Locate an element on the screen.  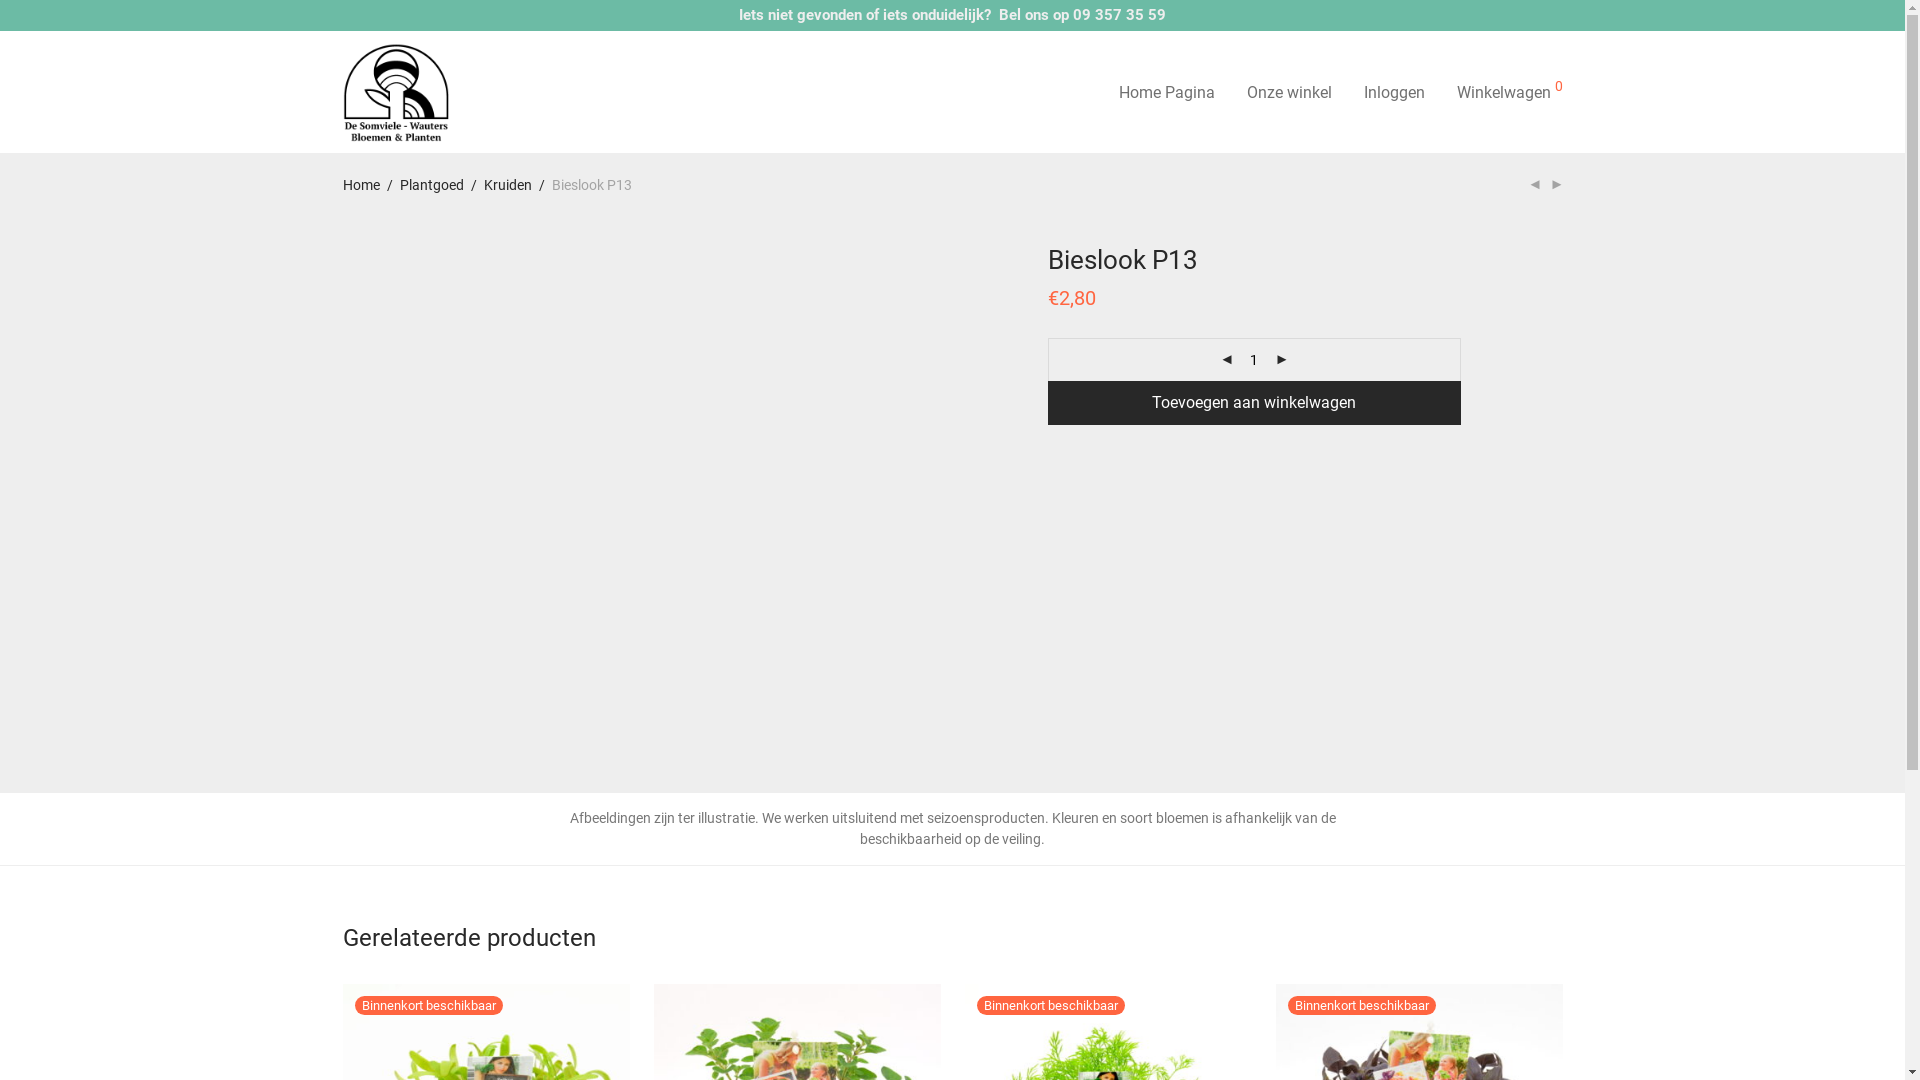
'Plantgoed' is located at coordinates (431, 185).